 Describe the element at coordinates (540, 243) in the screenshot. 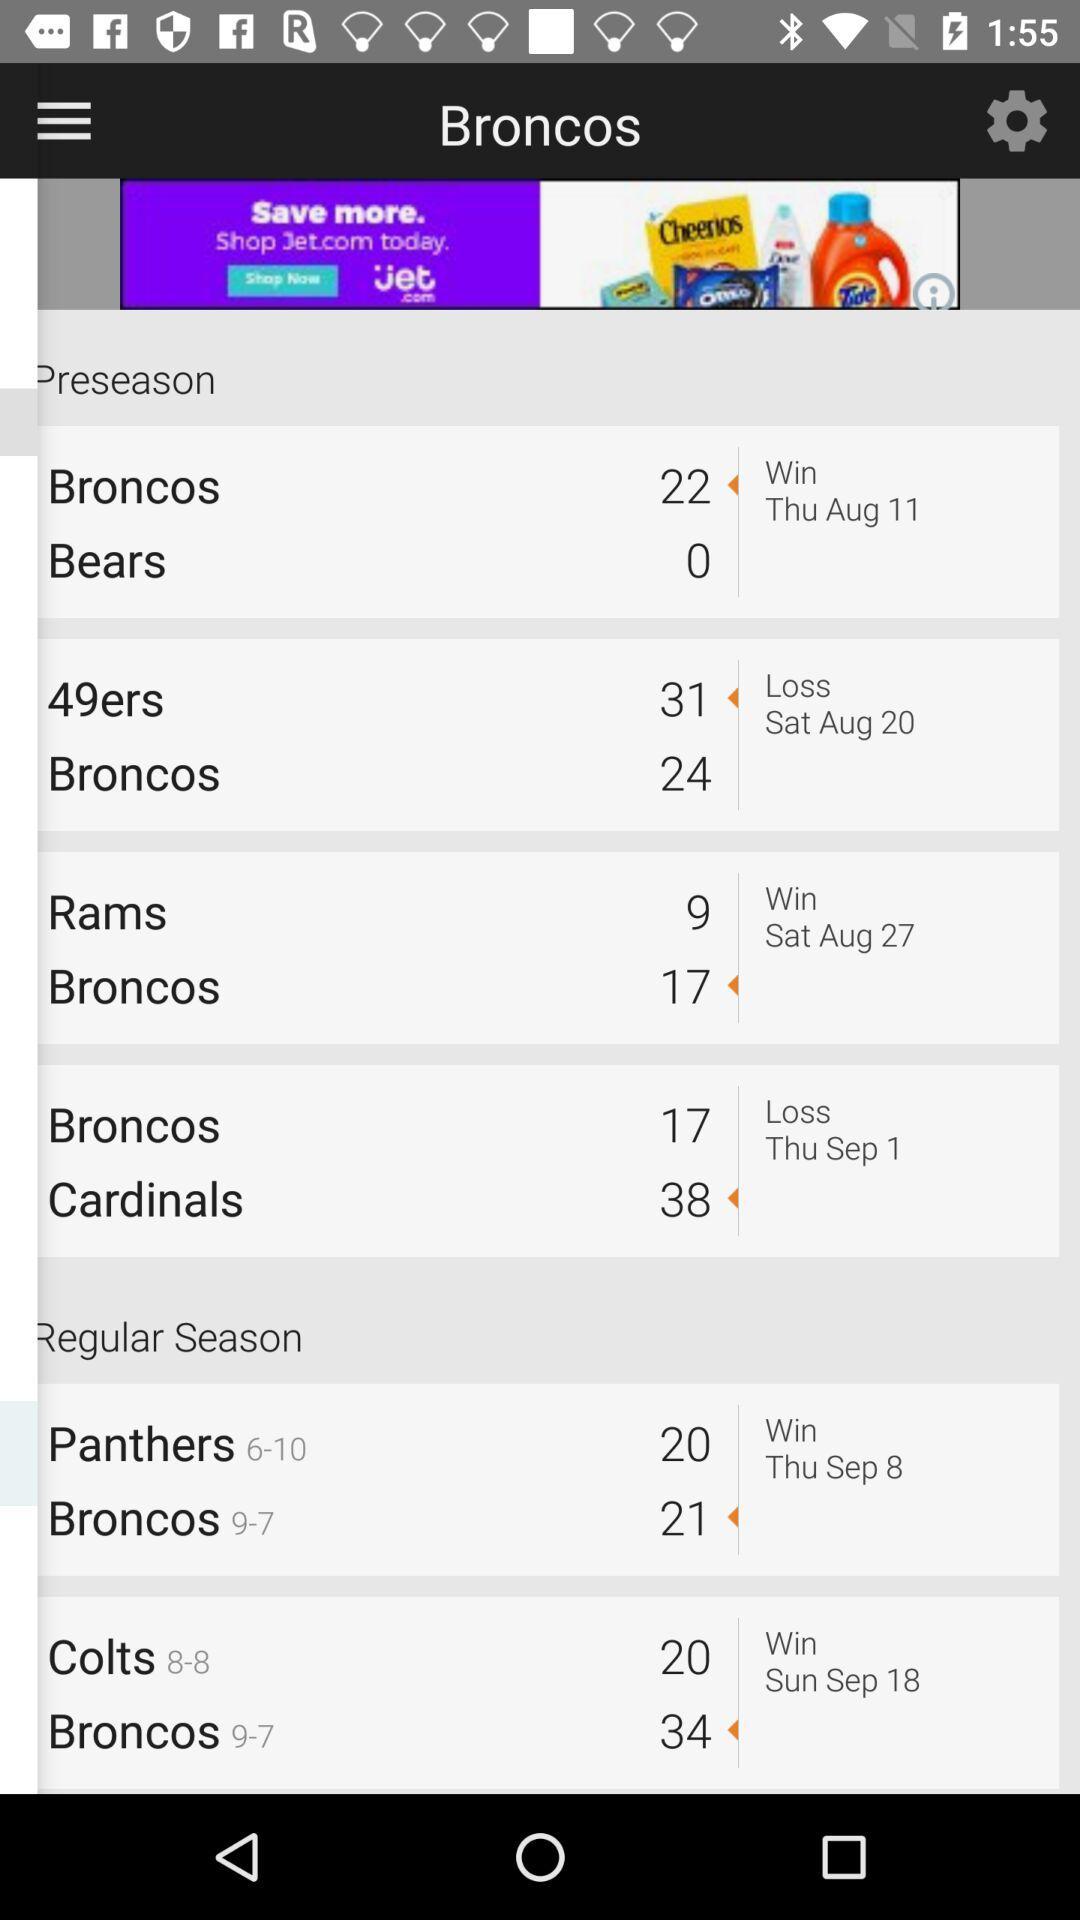

I see `banner advertisement` at that location.